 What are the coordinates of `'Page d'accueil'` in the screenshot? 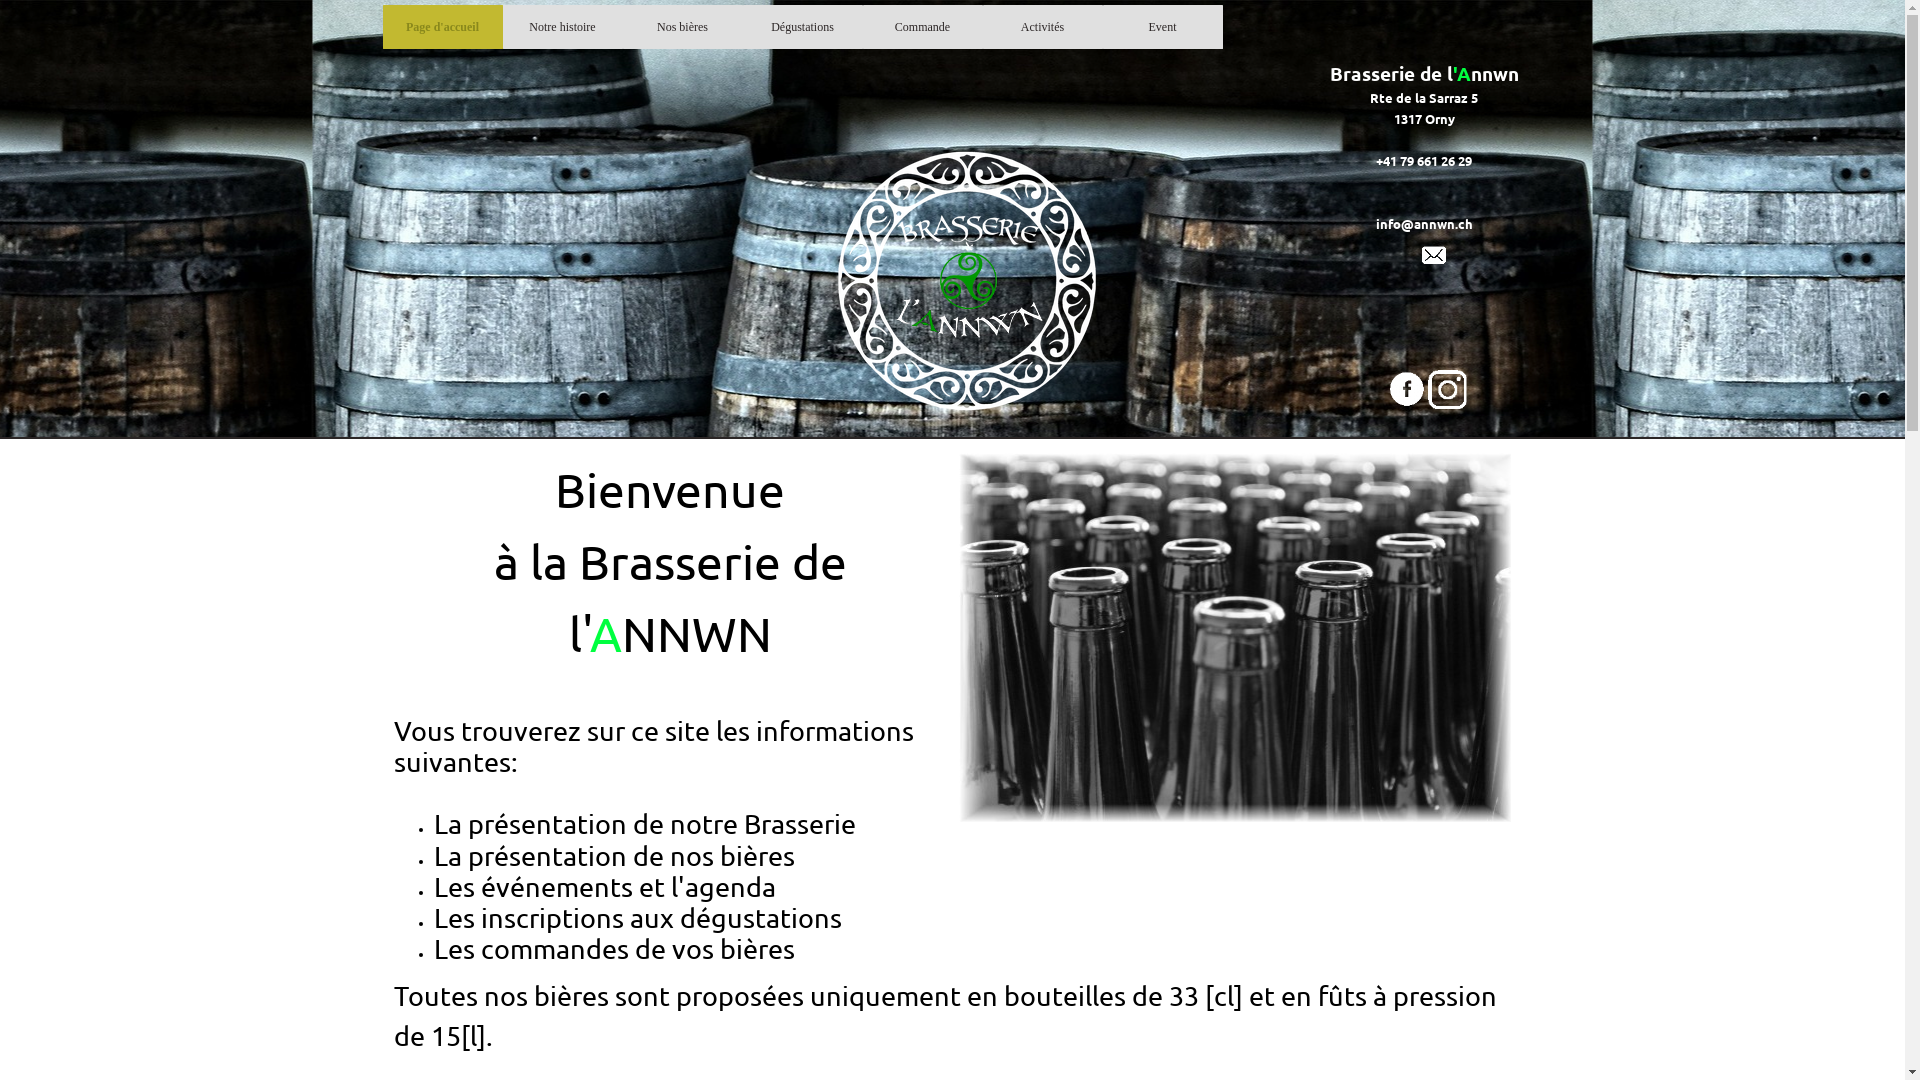 It's located at (388, 27).